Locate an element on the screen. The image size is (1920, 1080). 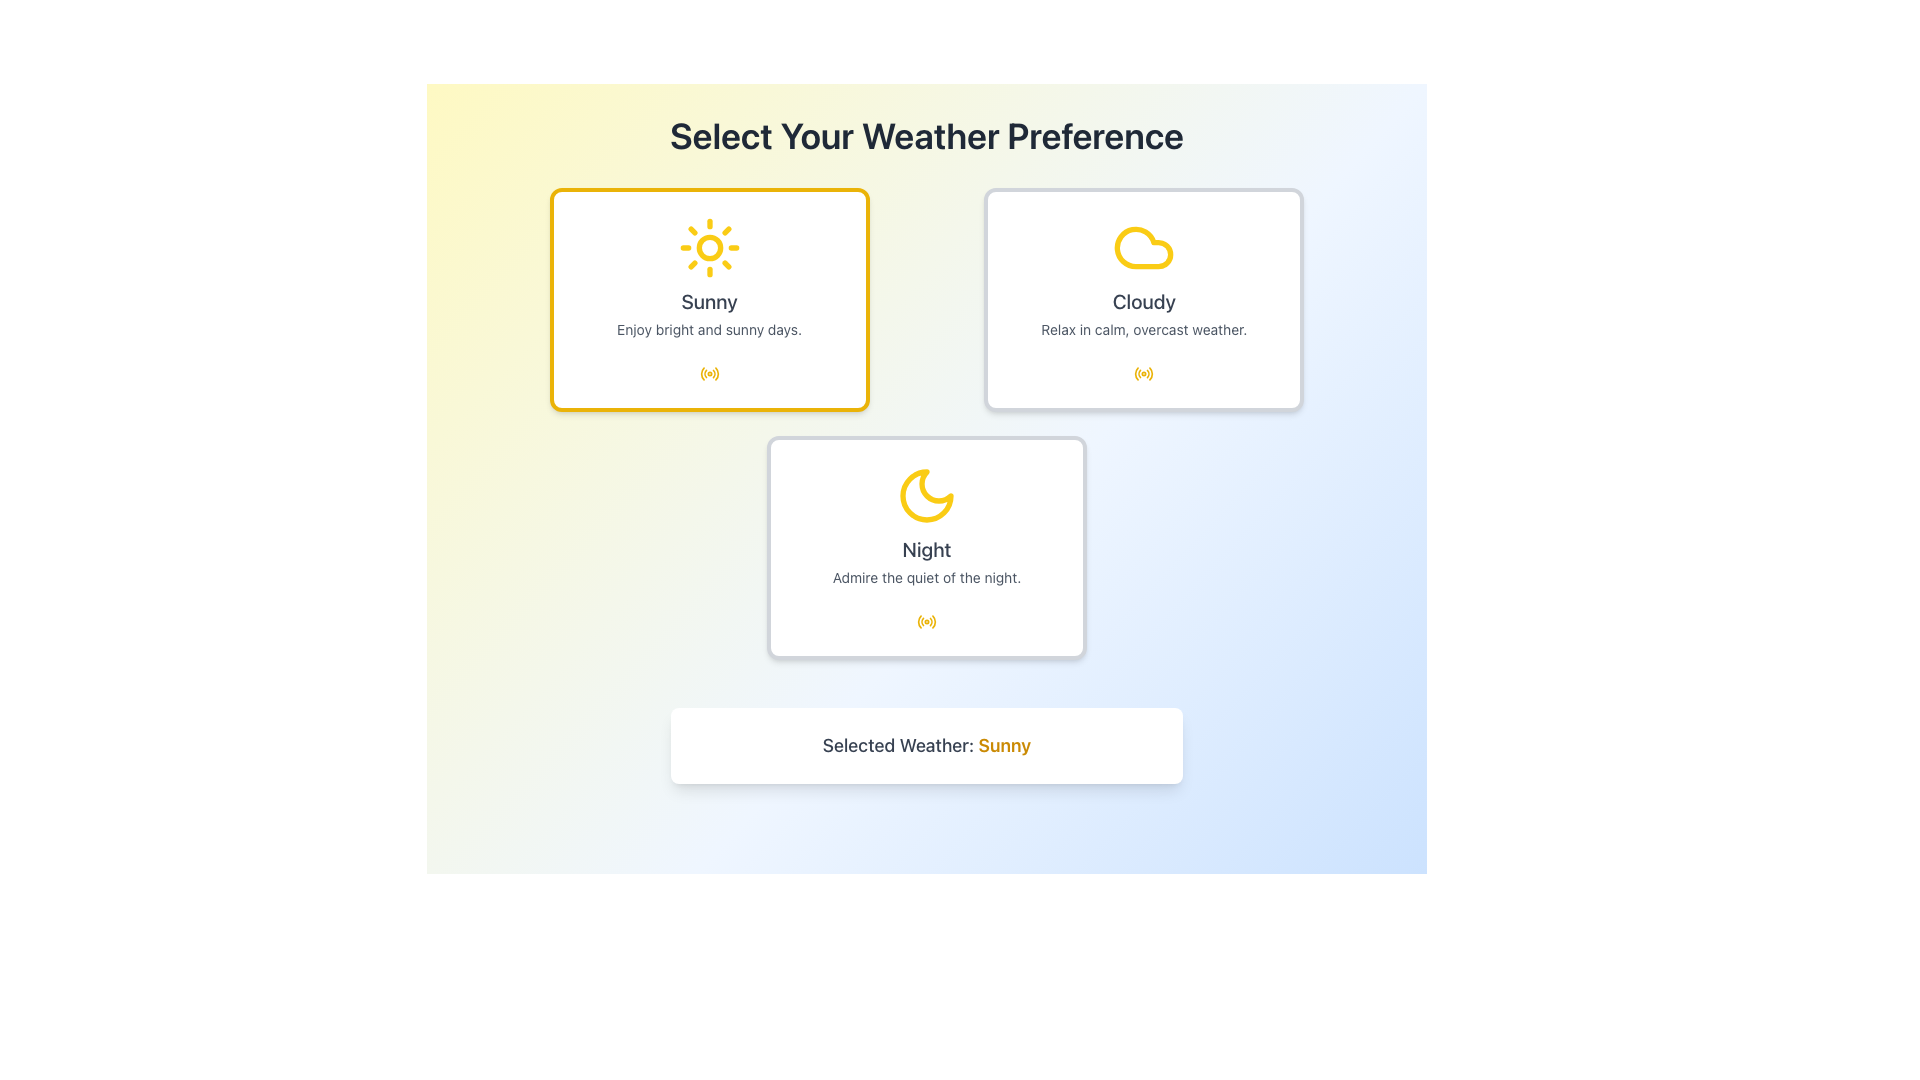
the text label displaying 'Sunny', which is a bold, large gray text centrally located within a white card with a yellow border is located at coordinates (709, 301).